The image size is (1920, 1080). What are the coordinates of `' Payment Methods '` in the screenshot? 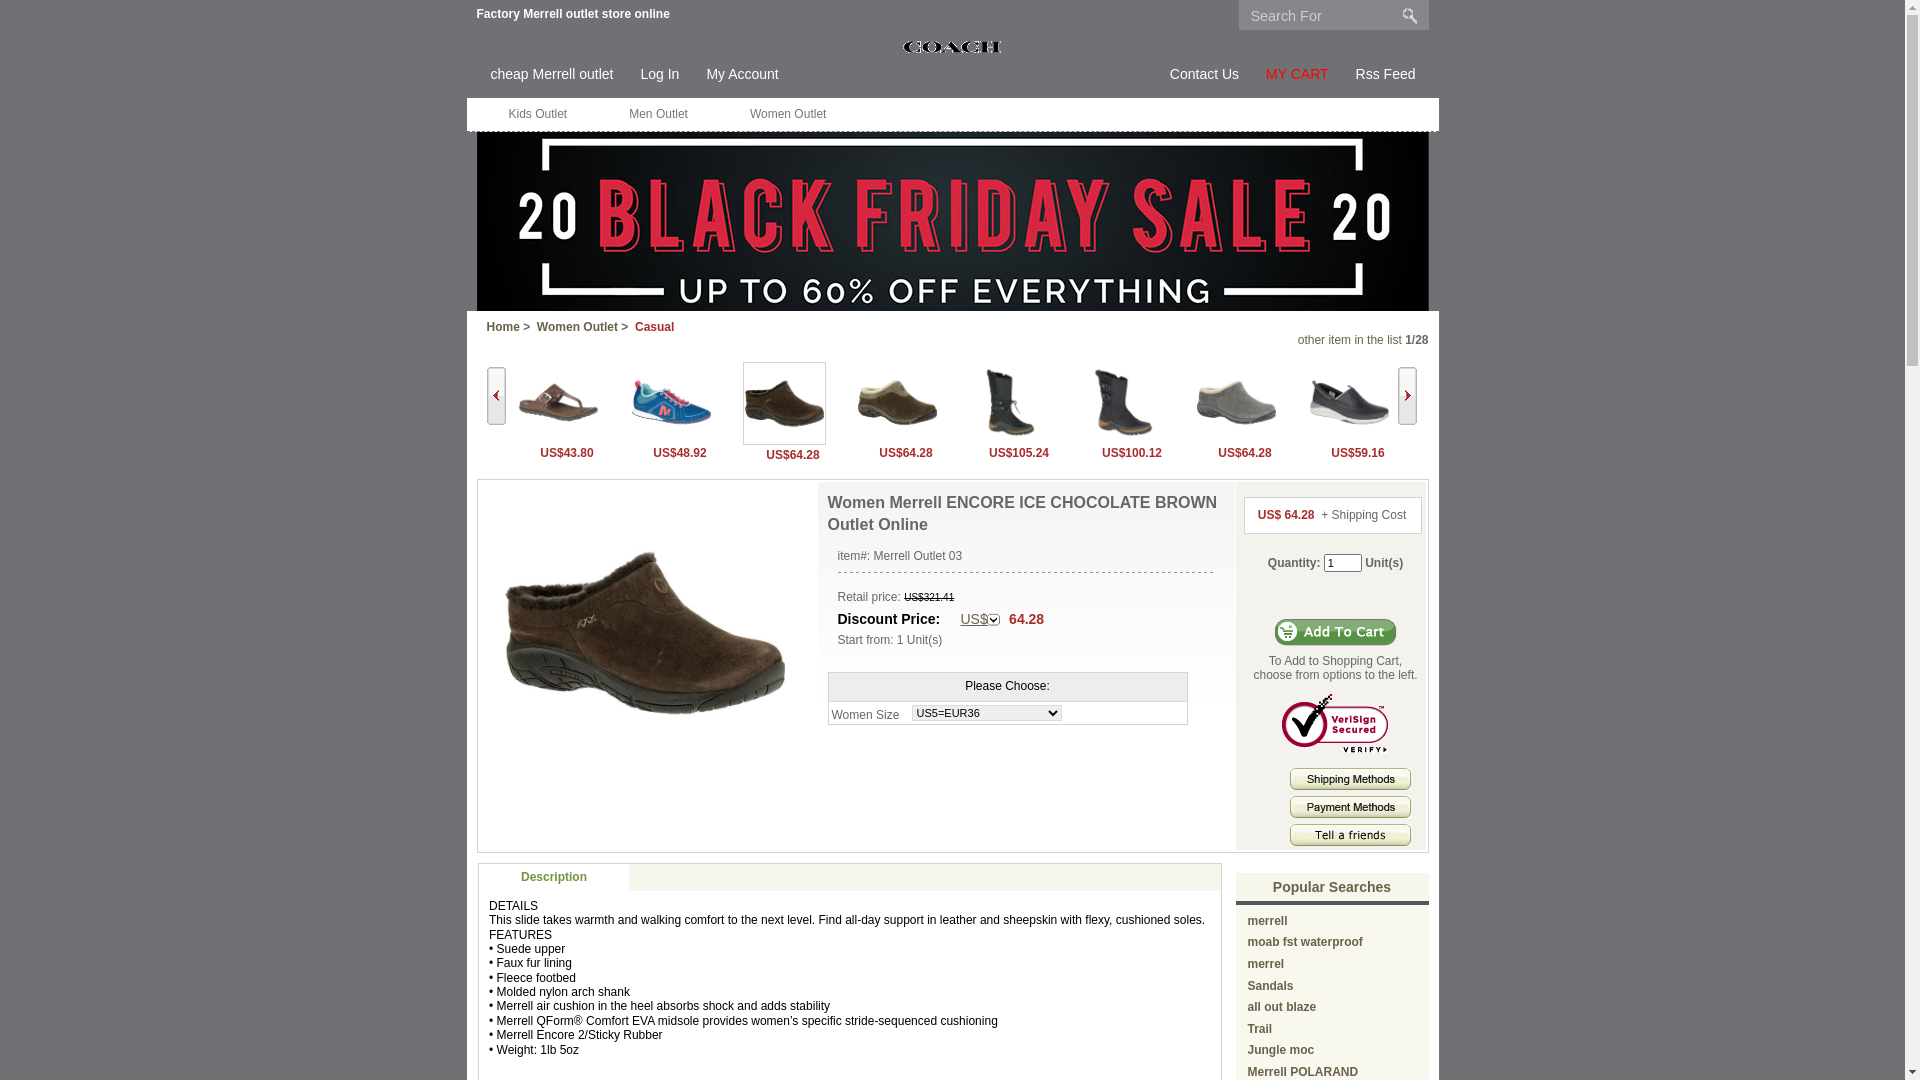 It's located at (1350, 805).